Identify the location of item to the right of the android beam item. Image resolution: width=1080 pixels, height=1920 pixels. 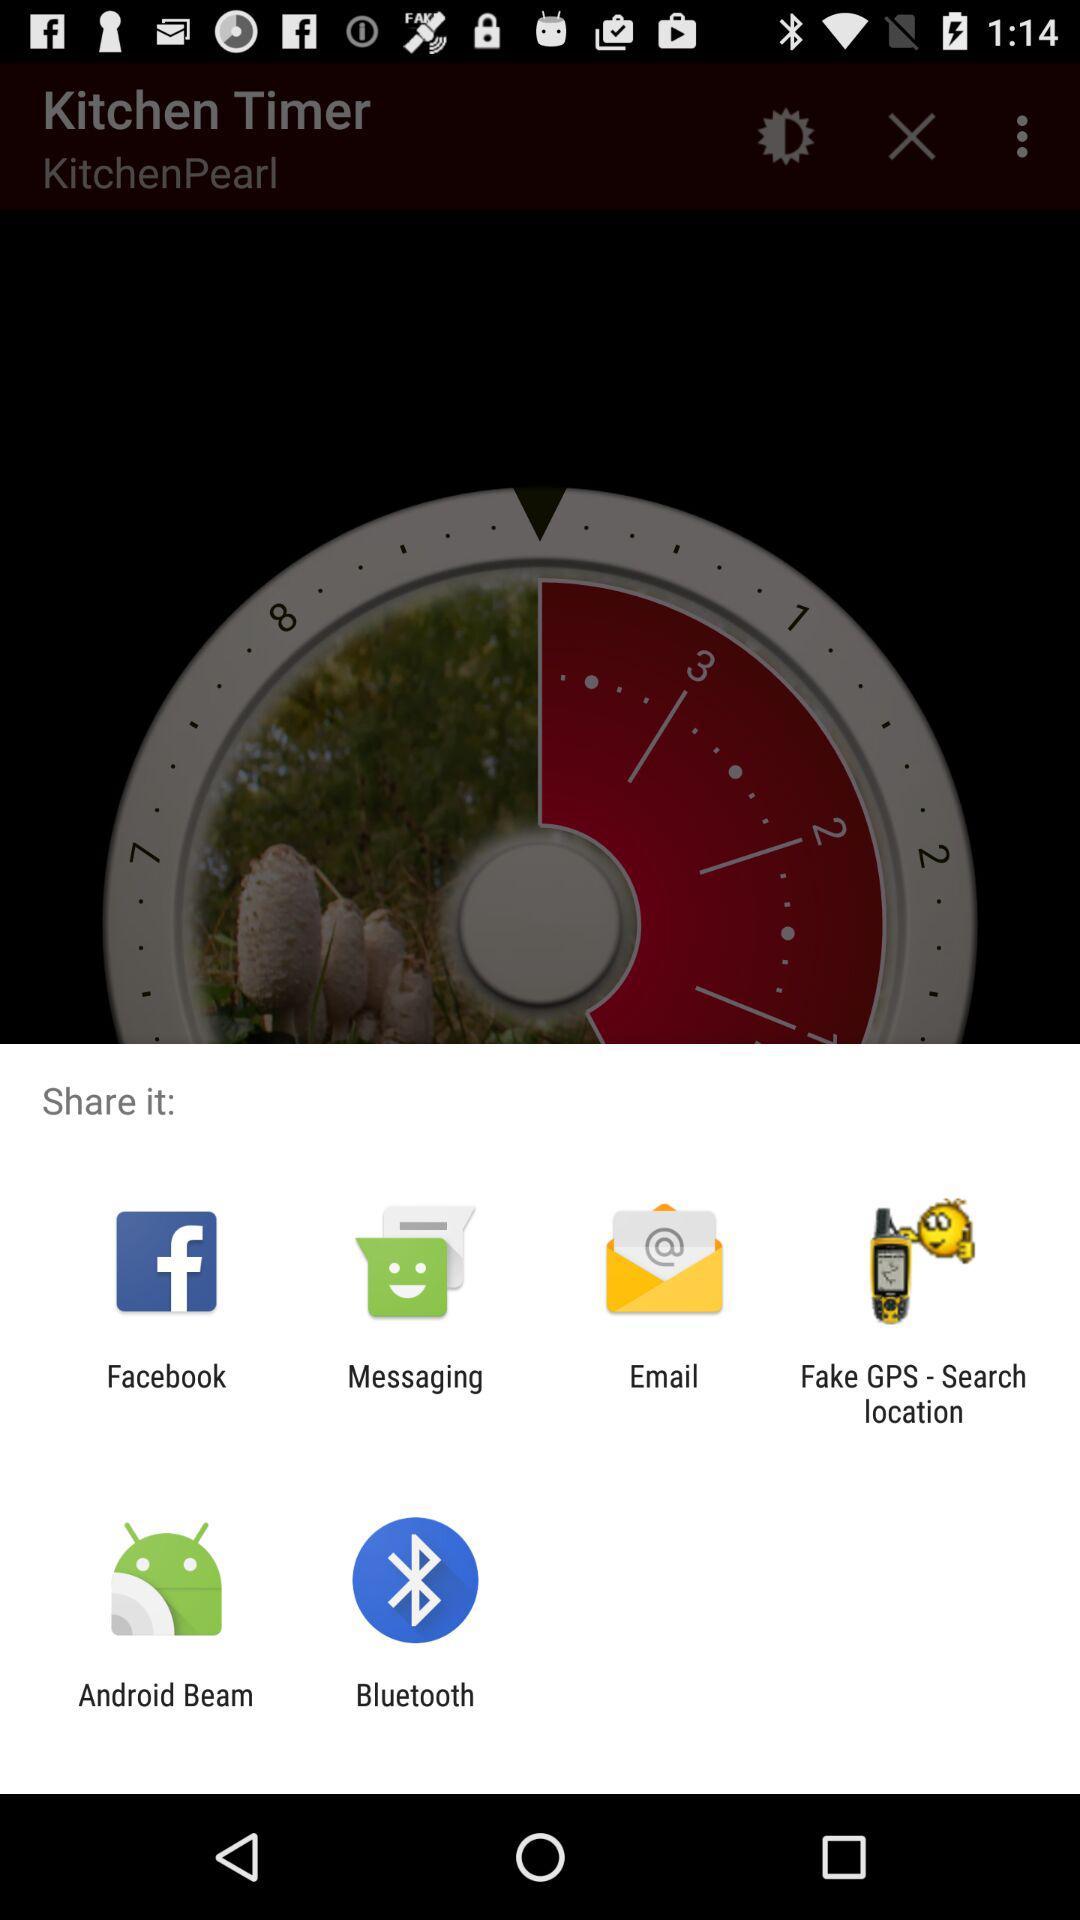
(414, 1711).